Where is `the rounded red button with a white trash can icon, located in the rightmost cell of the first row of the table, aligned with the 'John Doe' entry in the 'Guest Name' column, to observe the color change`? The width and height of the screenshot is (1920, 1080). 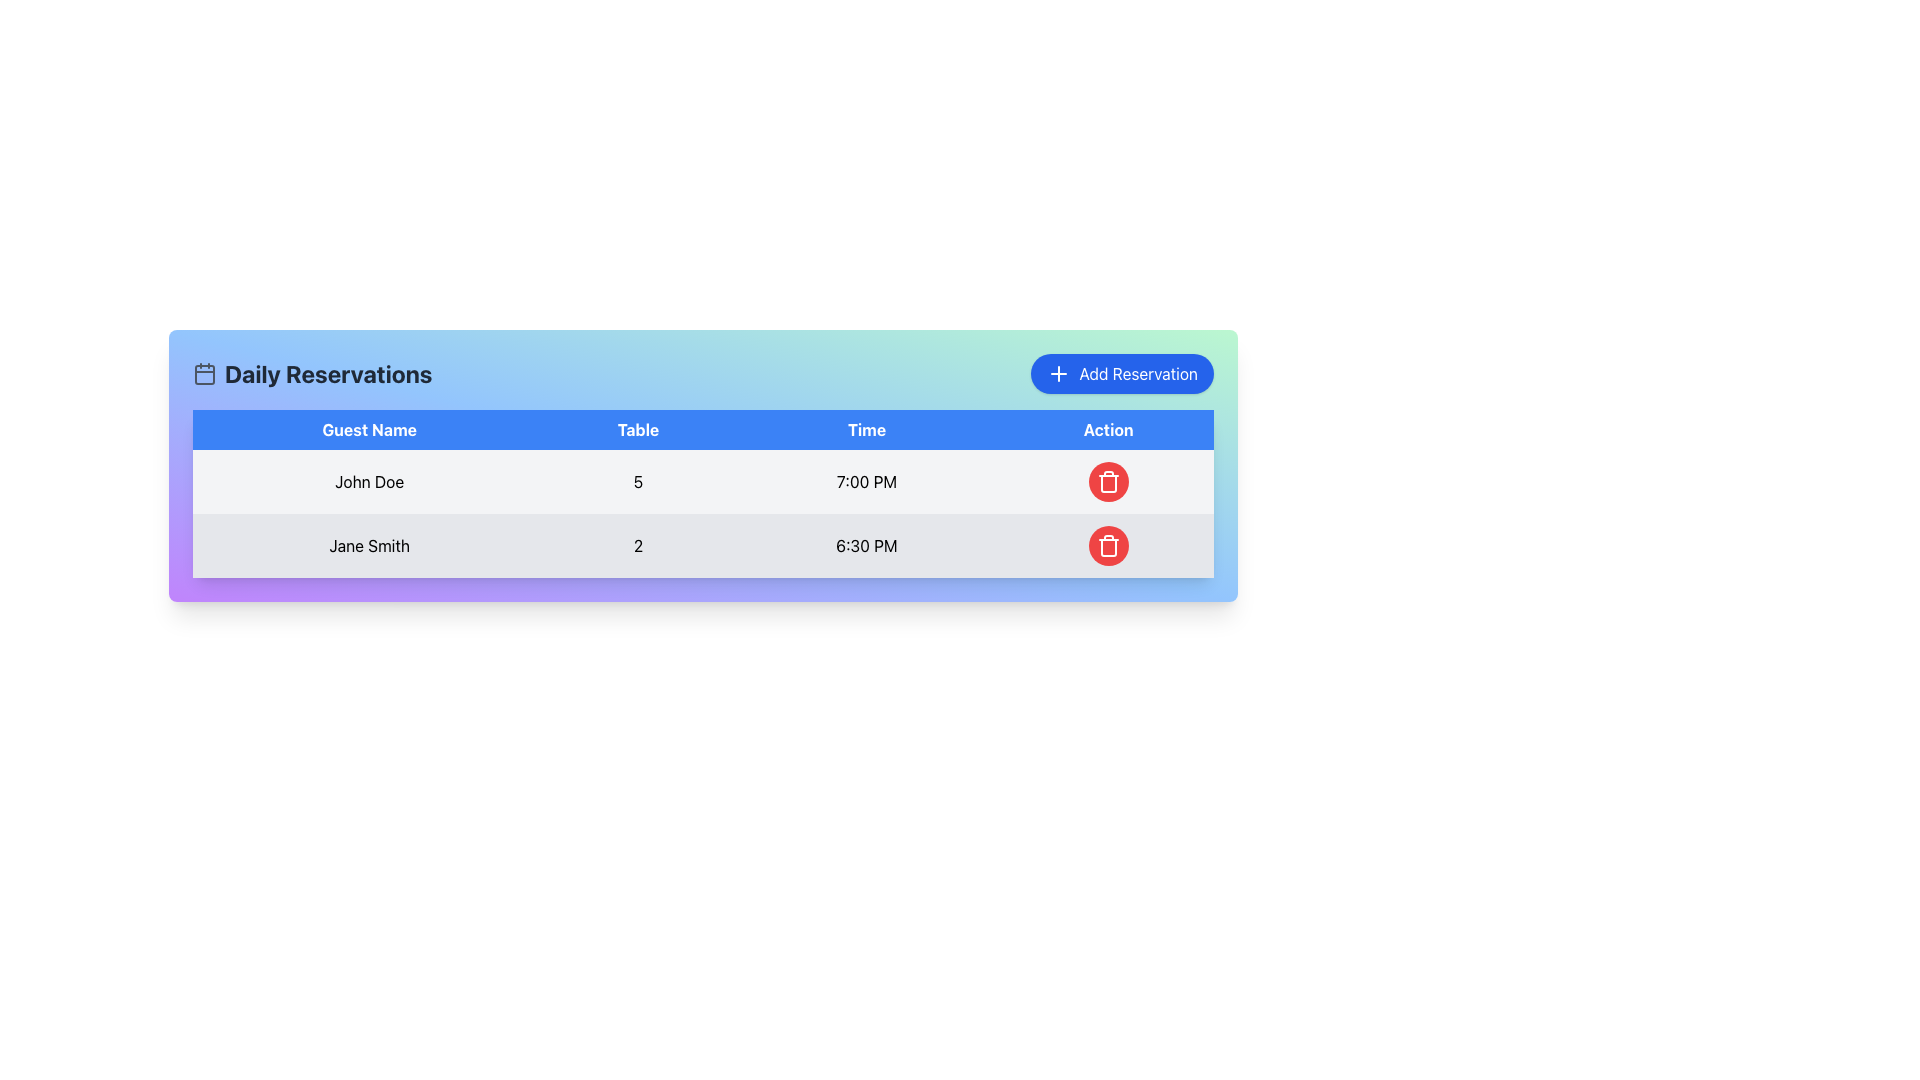 the rounded red button with a white trash can icon, located in the rightmost cell of the first row of the table, aligned with the 'John Doe' entry in the 'Guest Name' column, to observe the color change is located at coordinates (1107, 482).